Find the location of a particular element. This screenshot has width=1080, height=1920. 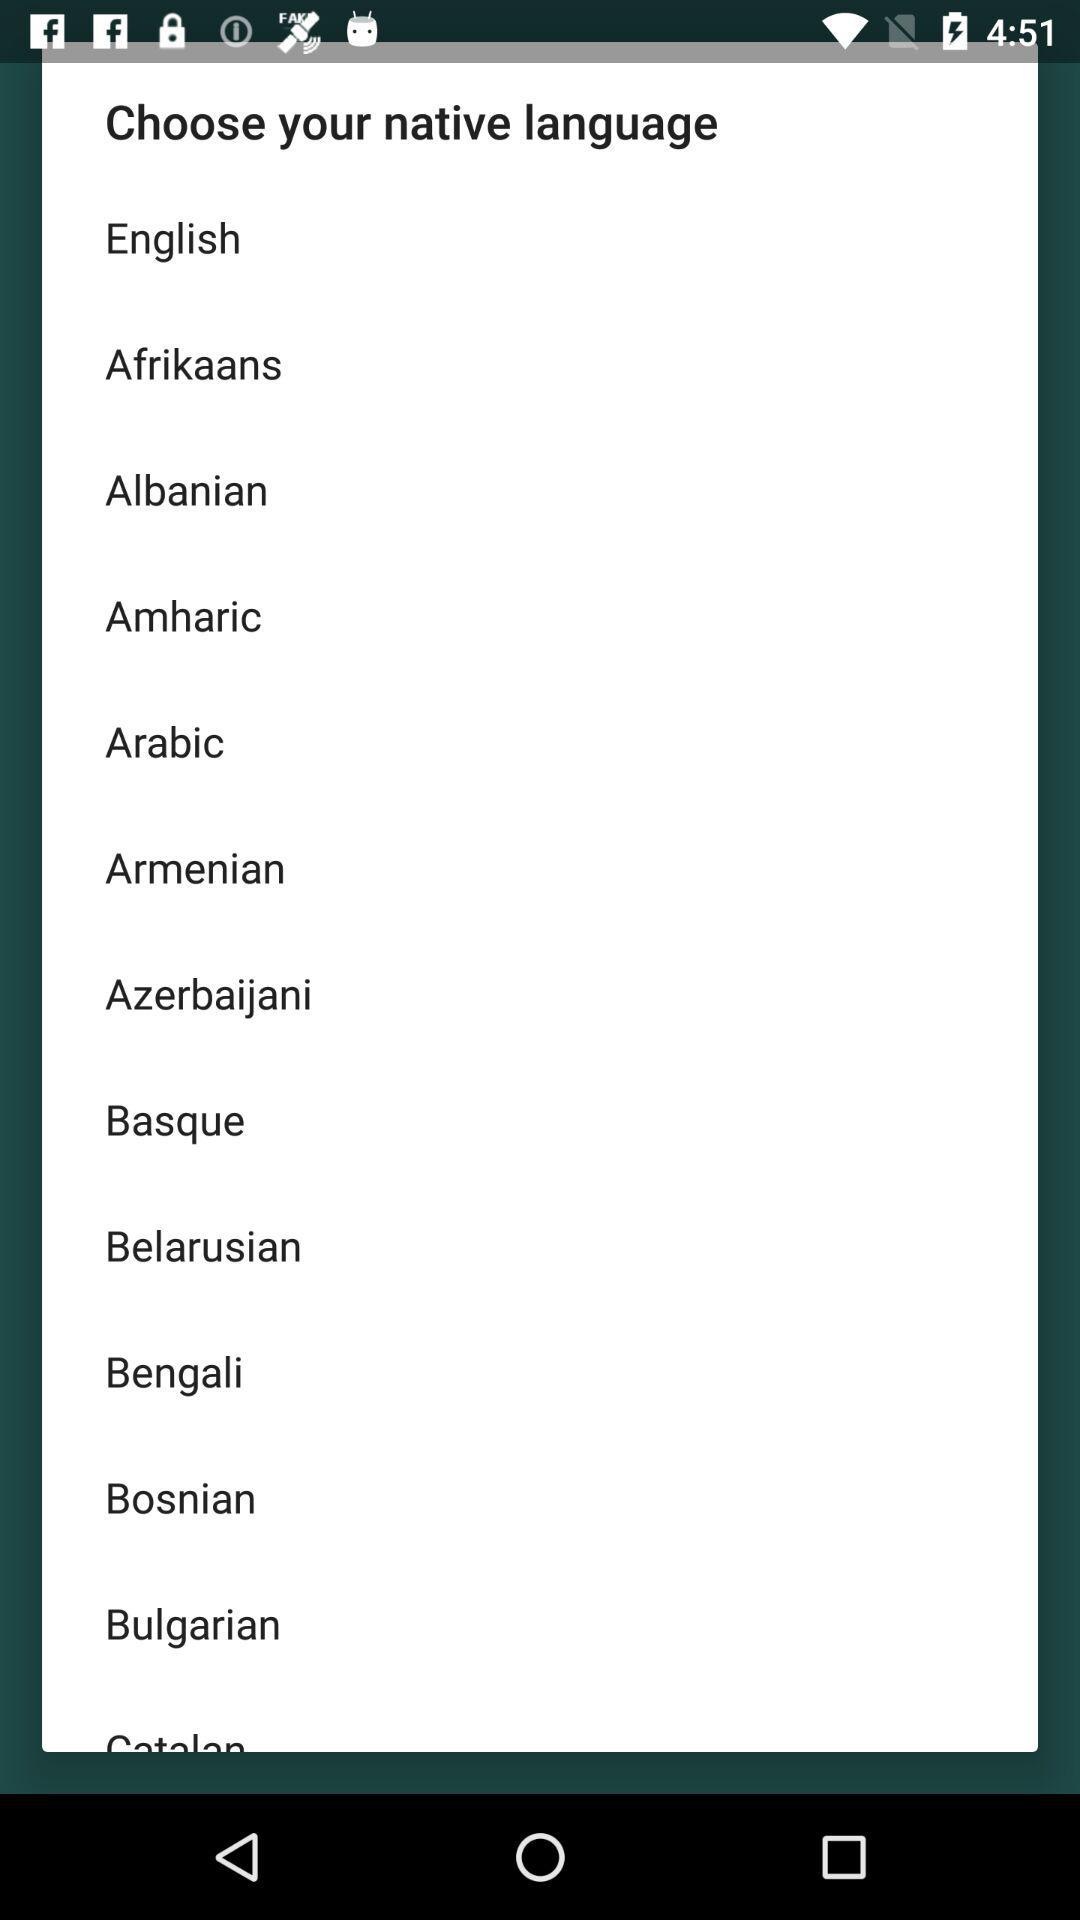

the icon below the english icon is located at coordinates (540, 363).